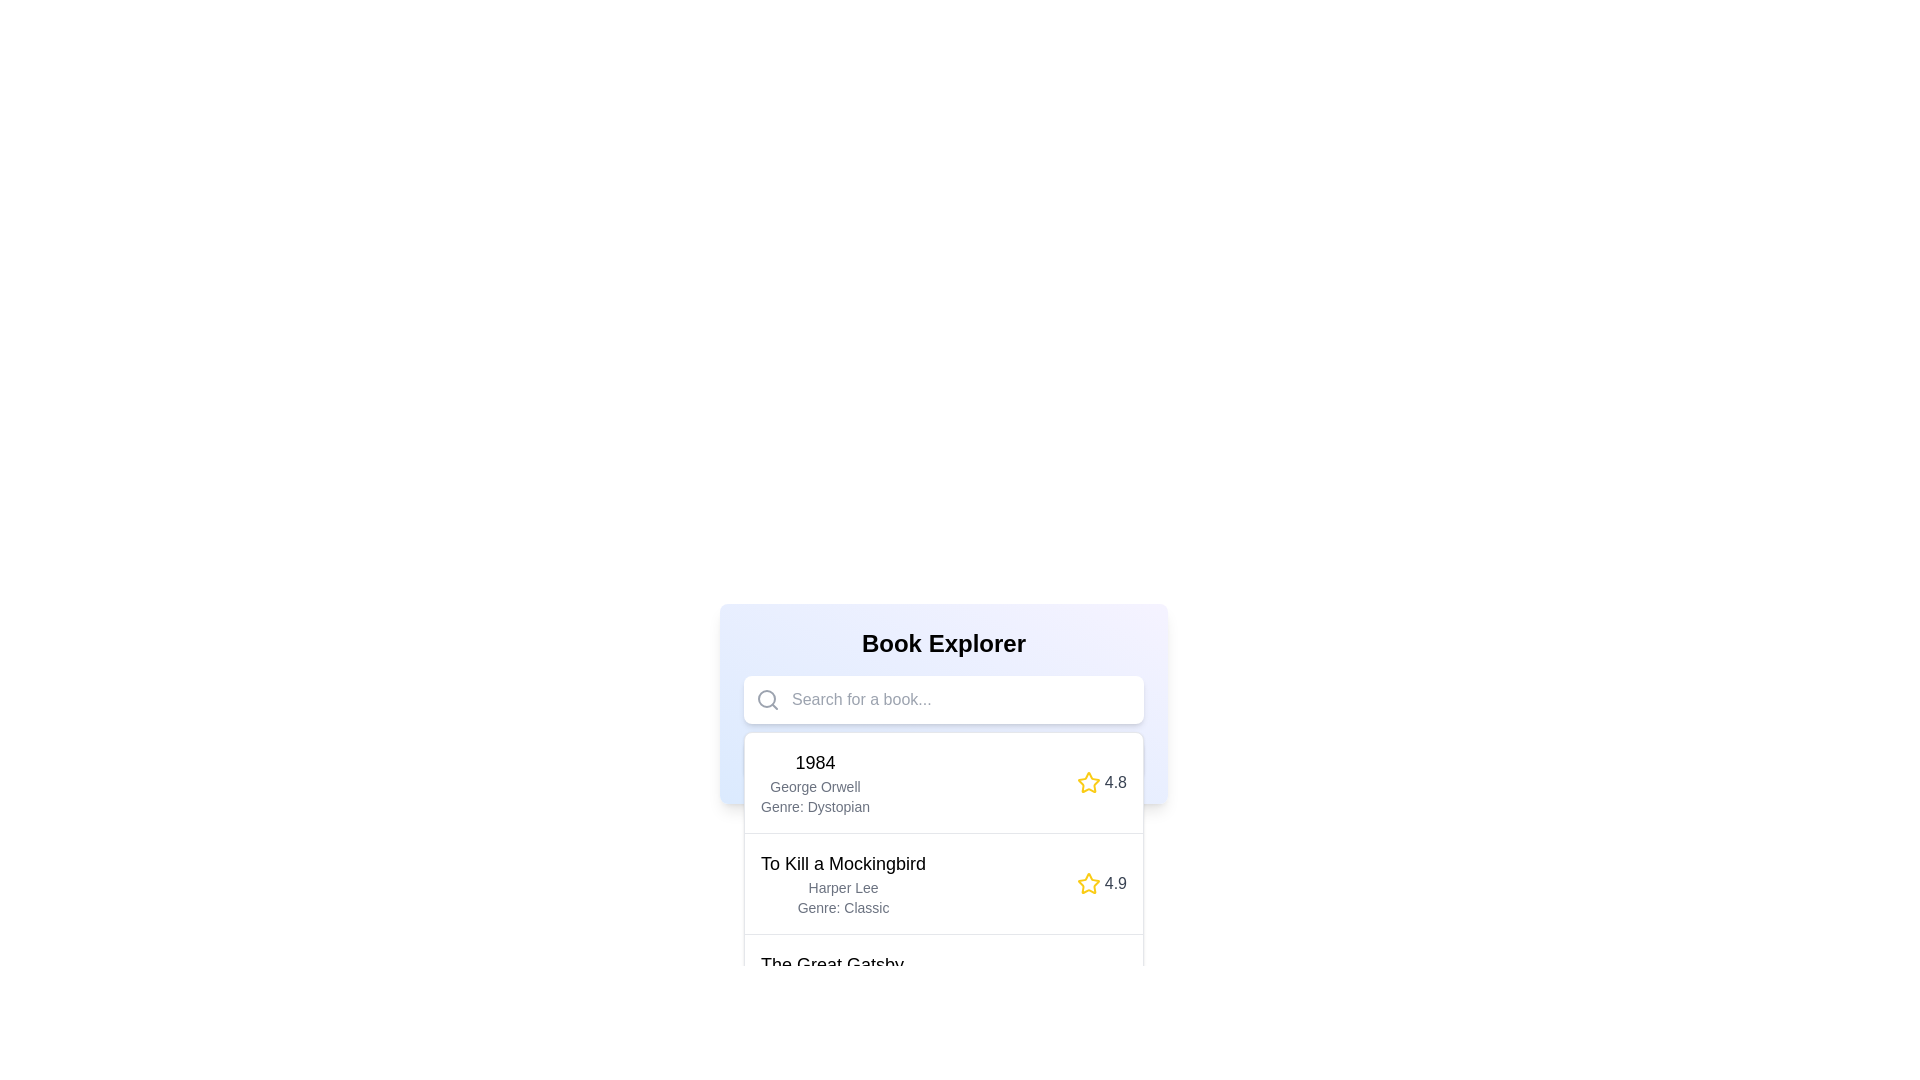 The image size is (1920, 1080). I want to click on the rating display showing a yellow star icon followed by the text '4.8', so click(1100, 782).